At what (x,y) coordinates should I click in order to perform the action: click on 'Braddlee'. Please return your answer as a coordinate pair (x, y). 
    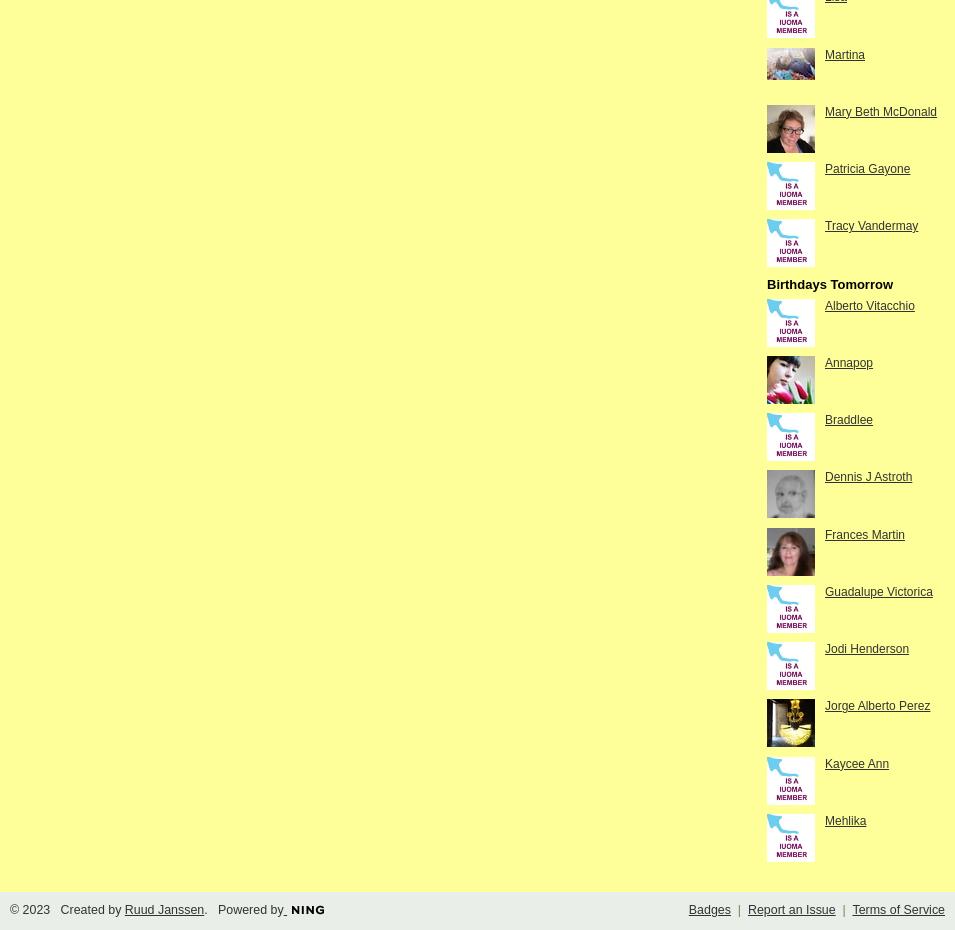
    Looking at the image, I should click on (848, 419).